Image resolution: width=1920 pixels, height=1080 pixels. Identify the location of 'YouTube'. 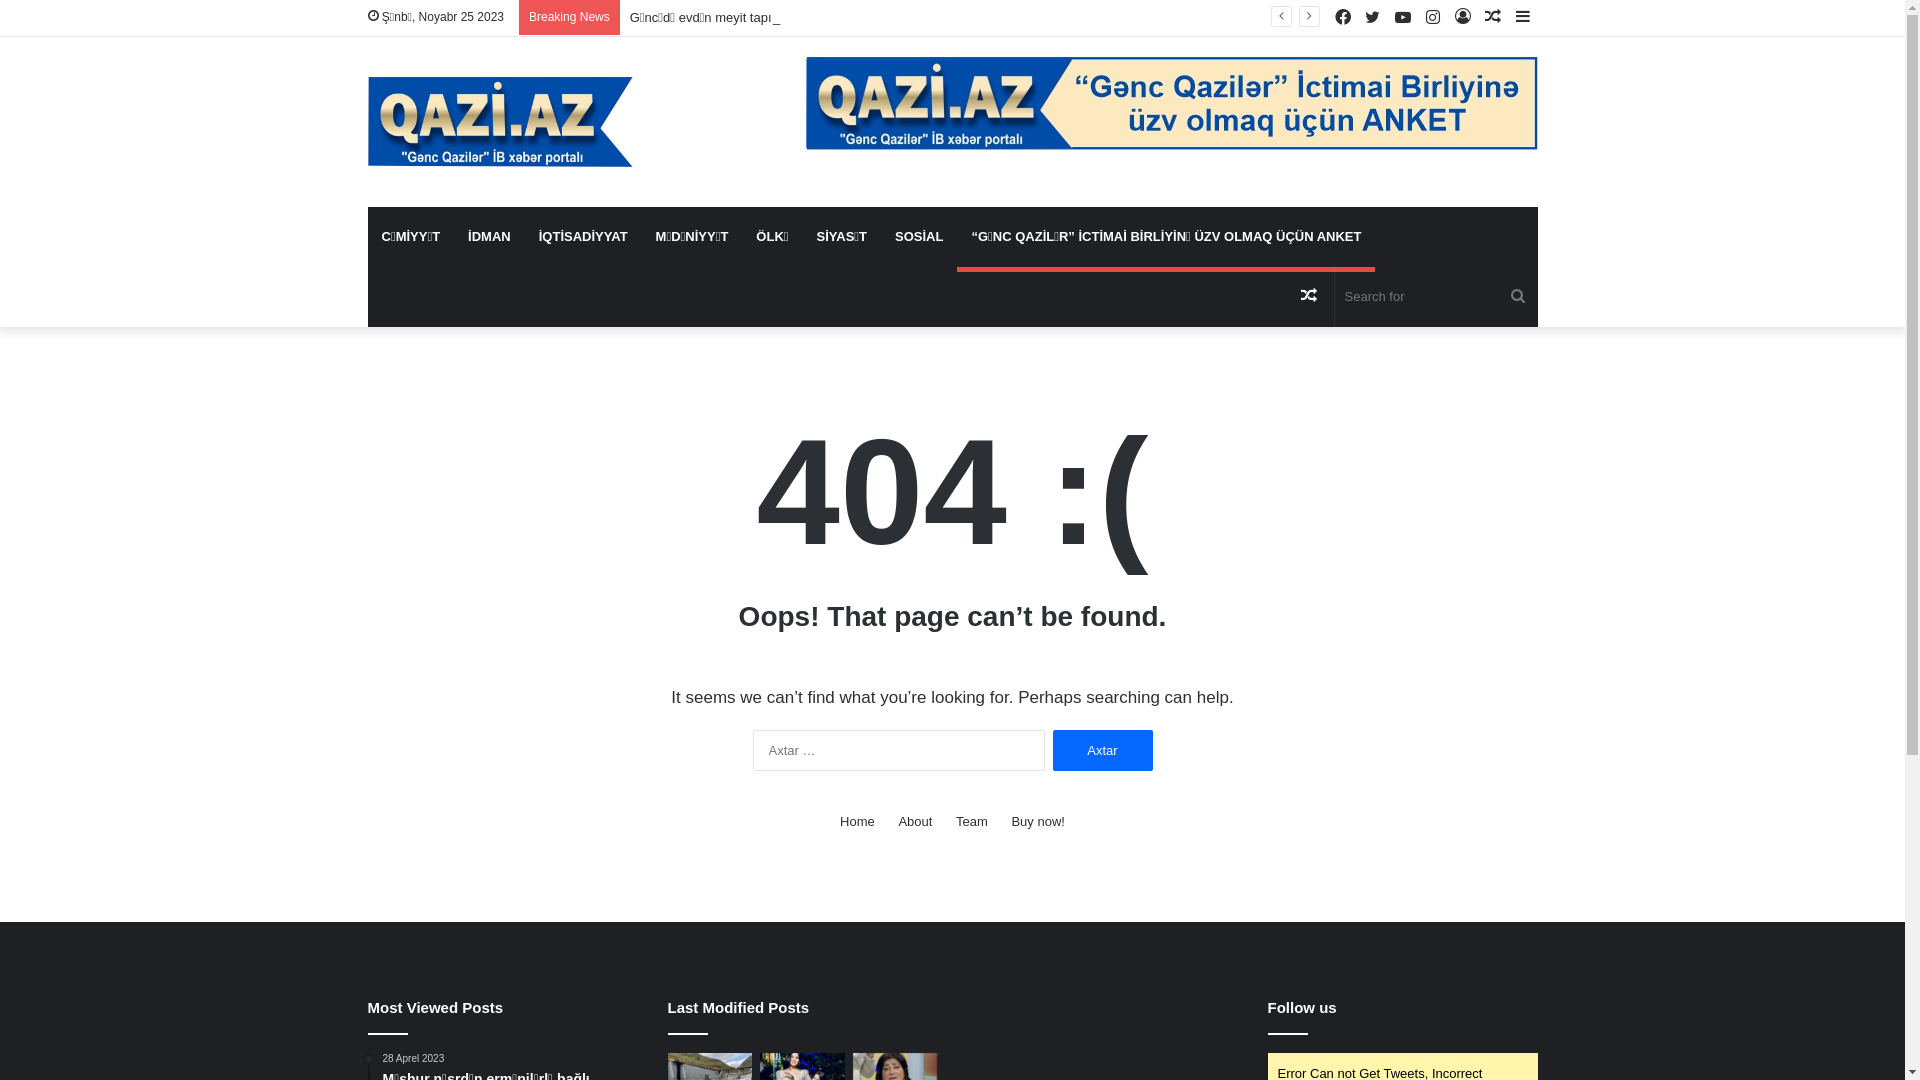
(1386, 18).